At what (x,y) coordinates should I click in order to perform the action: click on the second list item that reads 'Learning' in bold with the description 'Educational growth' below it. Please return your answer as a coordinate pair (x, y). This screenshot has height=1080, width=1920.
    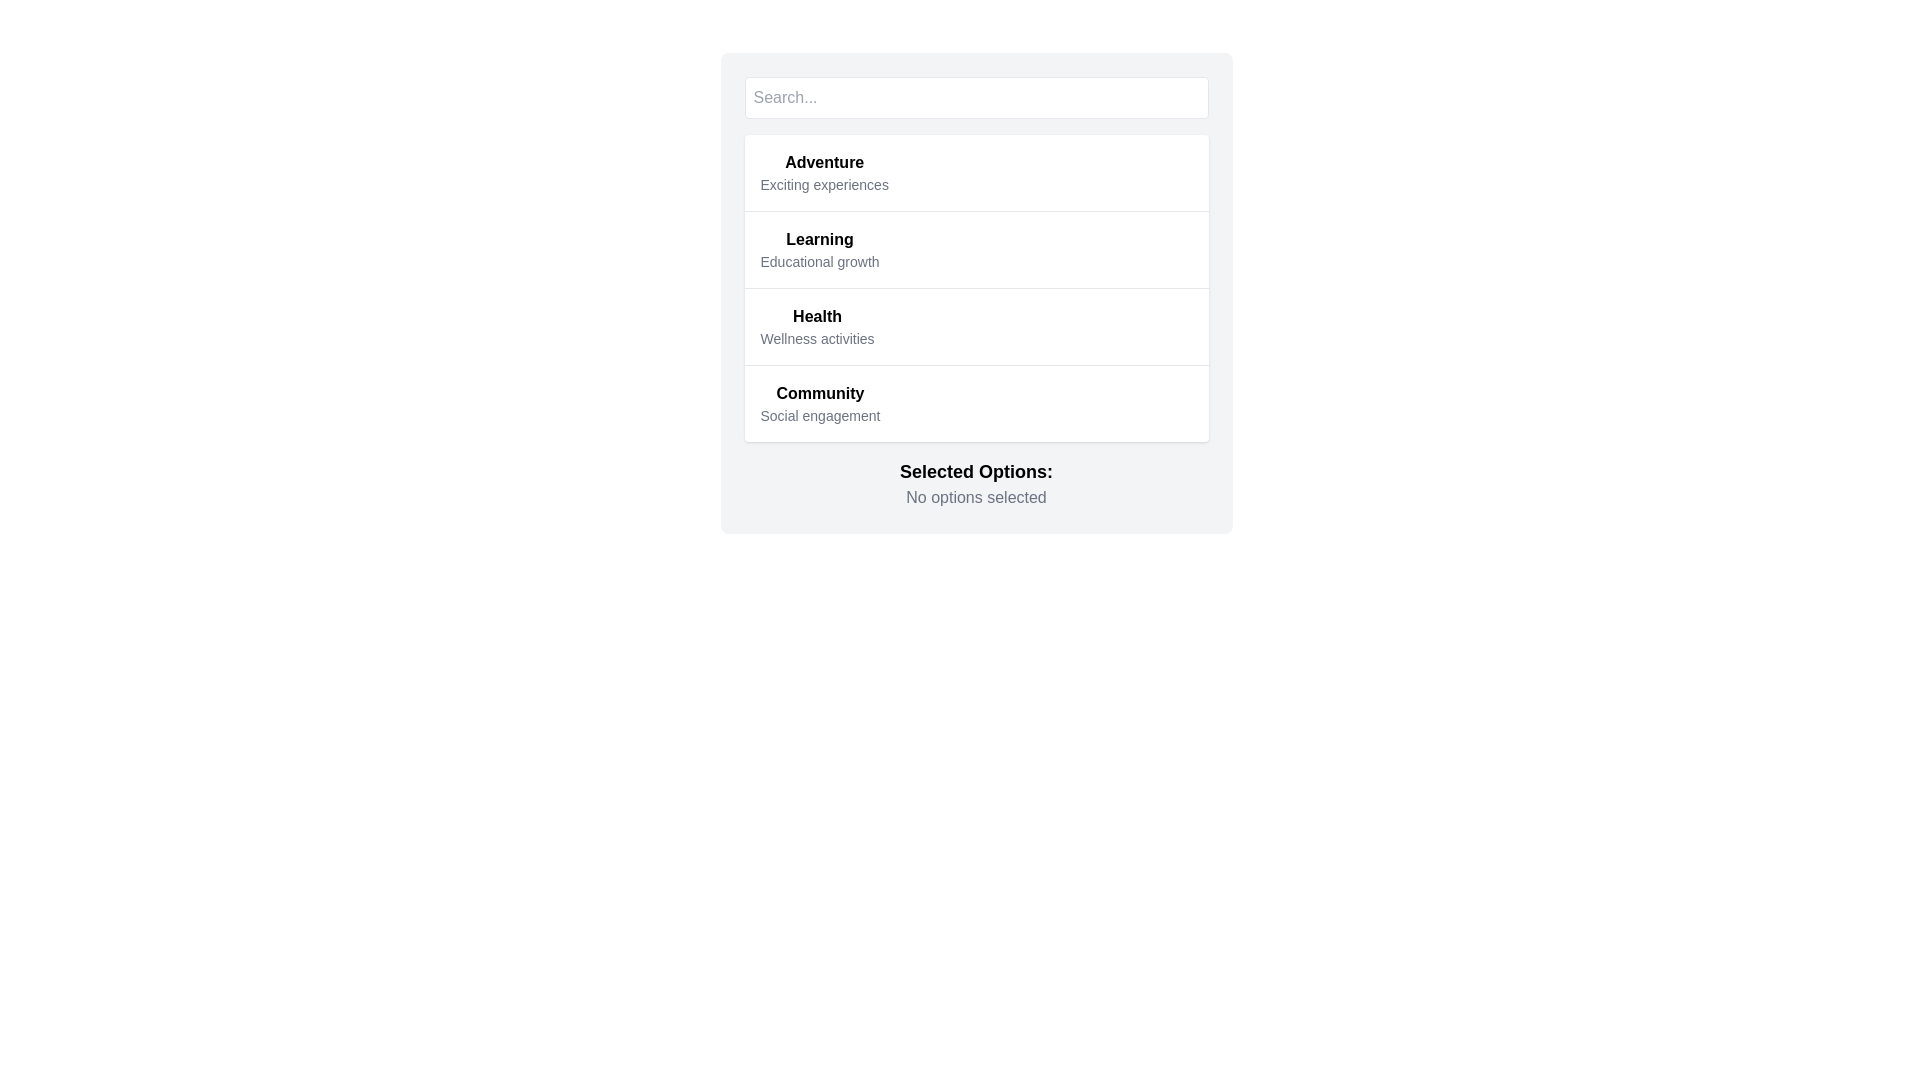
    Looking at the image, I should click on (976, 248).